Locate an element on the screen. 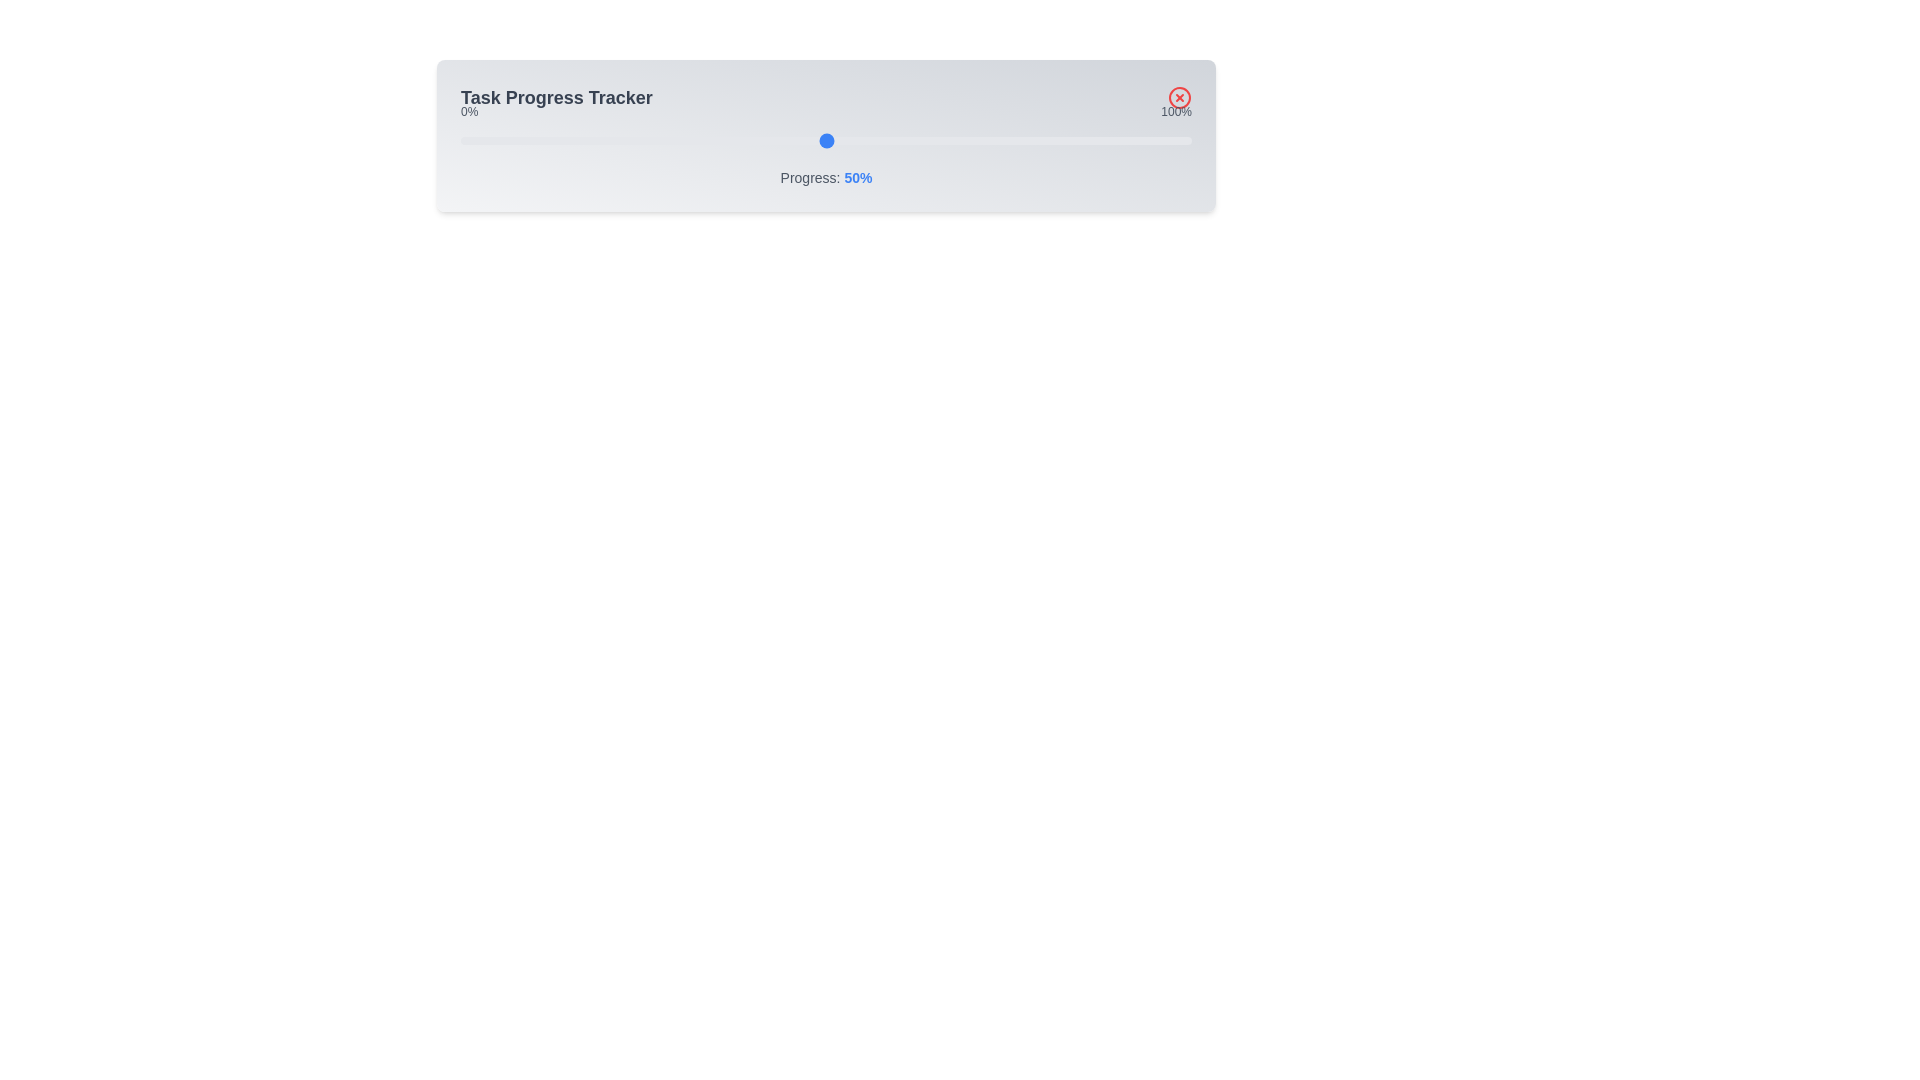 The width and height of the screenshot is (1920, 1080). the progress is located at coordinates (1016, 140).